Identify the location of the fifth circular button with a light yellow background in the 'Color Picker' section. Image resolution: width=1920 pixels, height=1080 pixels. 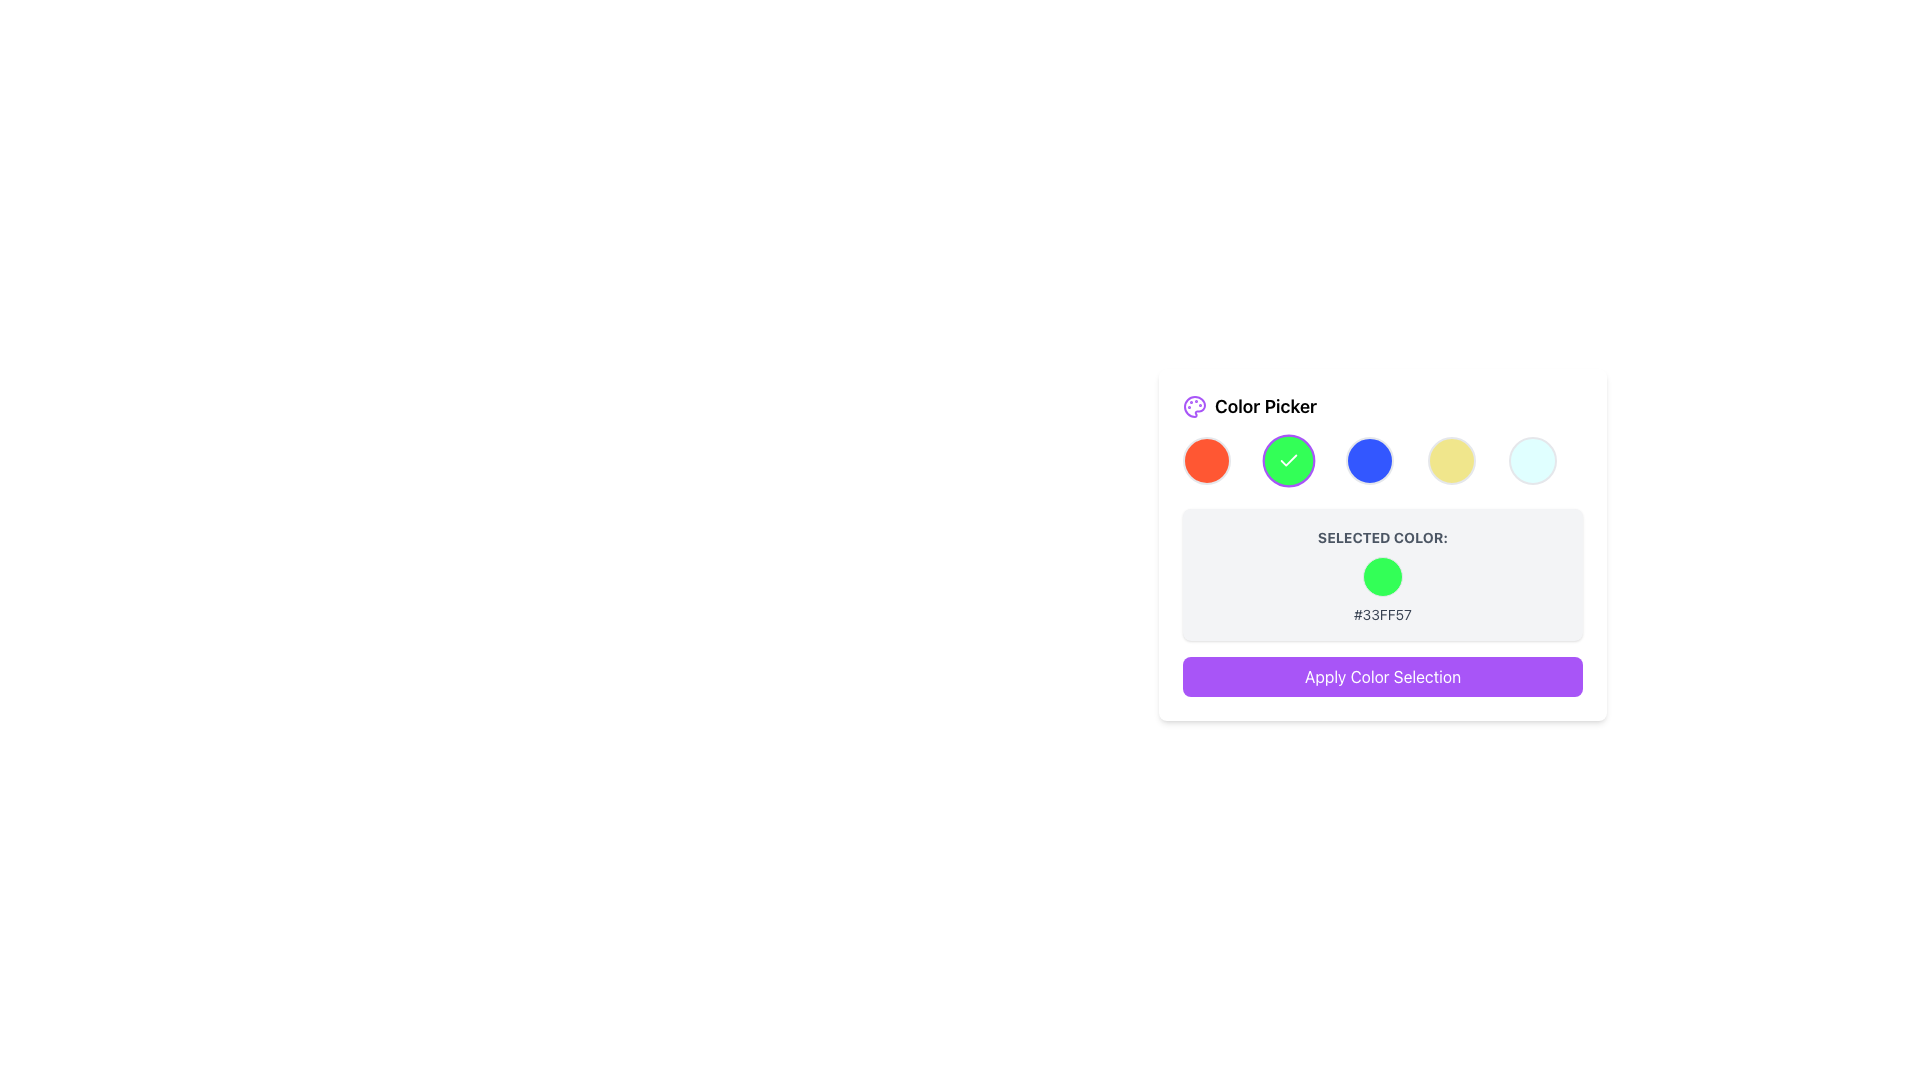
(1451, 461).